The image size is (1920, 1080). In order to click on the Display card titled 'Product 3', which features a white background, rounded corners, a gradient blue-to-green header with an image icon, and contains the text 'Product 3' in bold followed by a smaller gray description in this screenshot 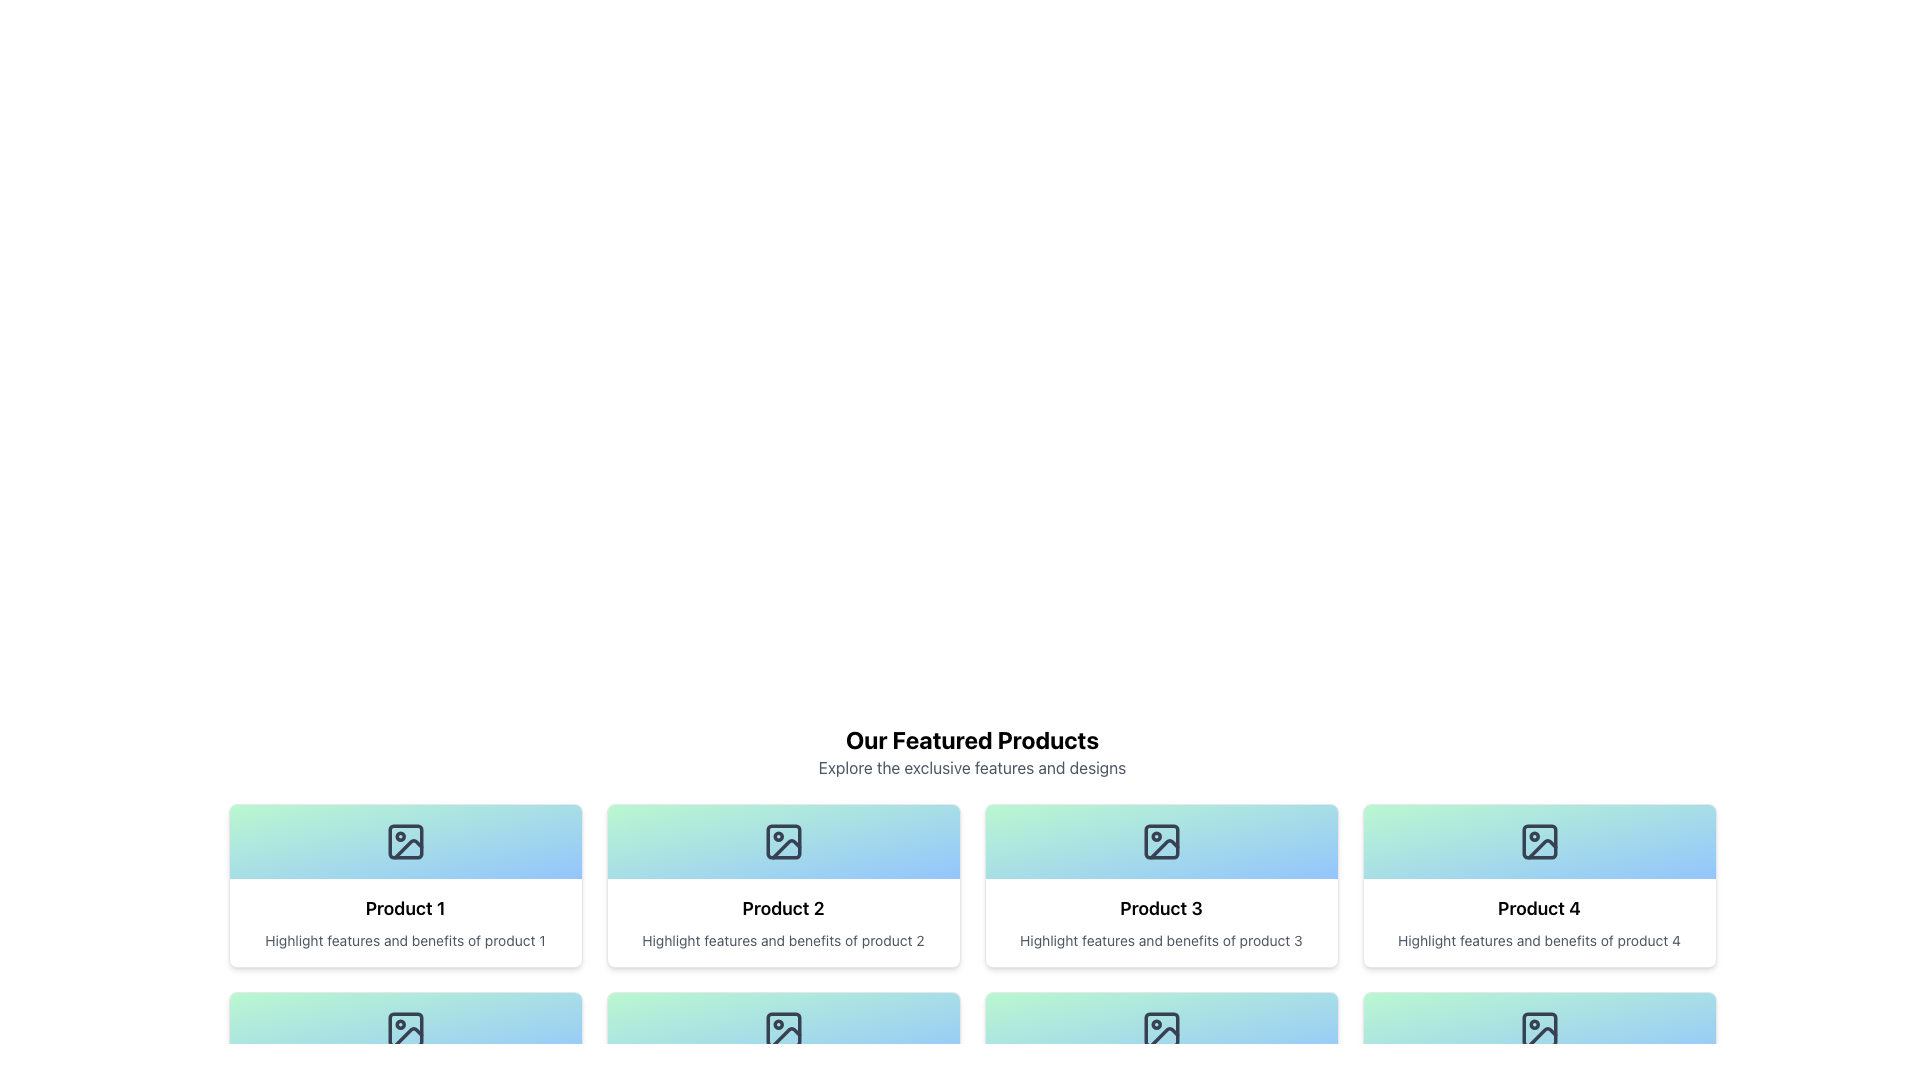, I will do `click(1161, 885)`.